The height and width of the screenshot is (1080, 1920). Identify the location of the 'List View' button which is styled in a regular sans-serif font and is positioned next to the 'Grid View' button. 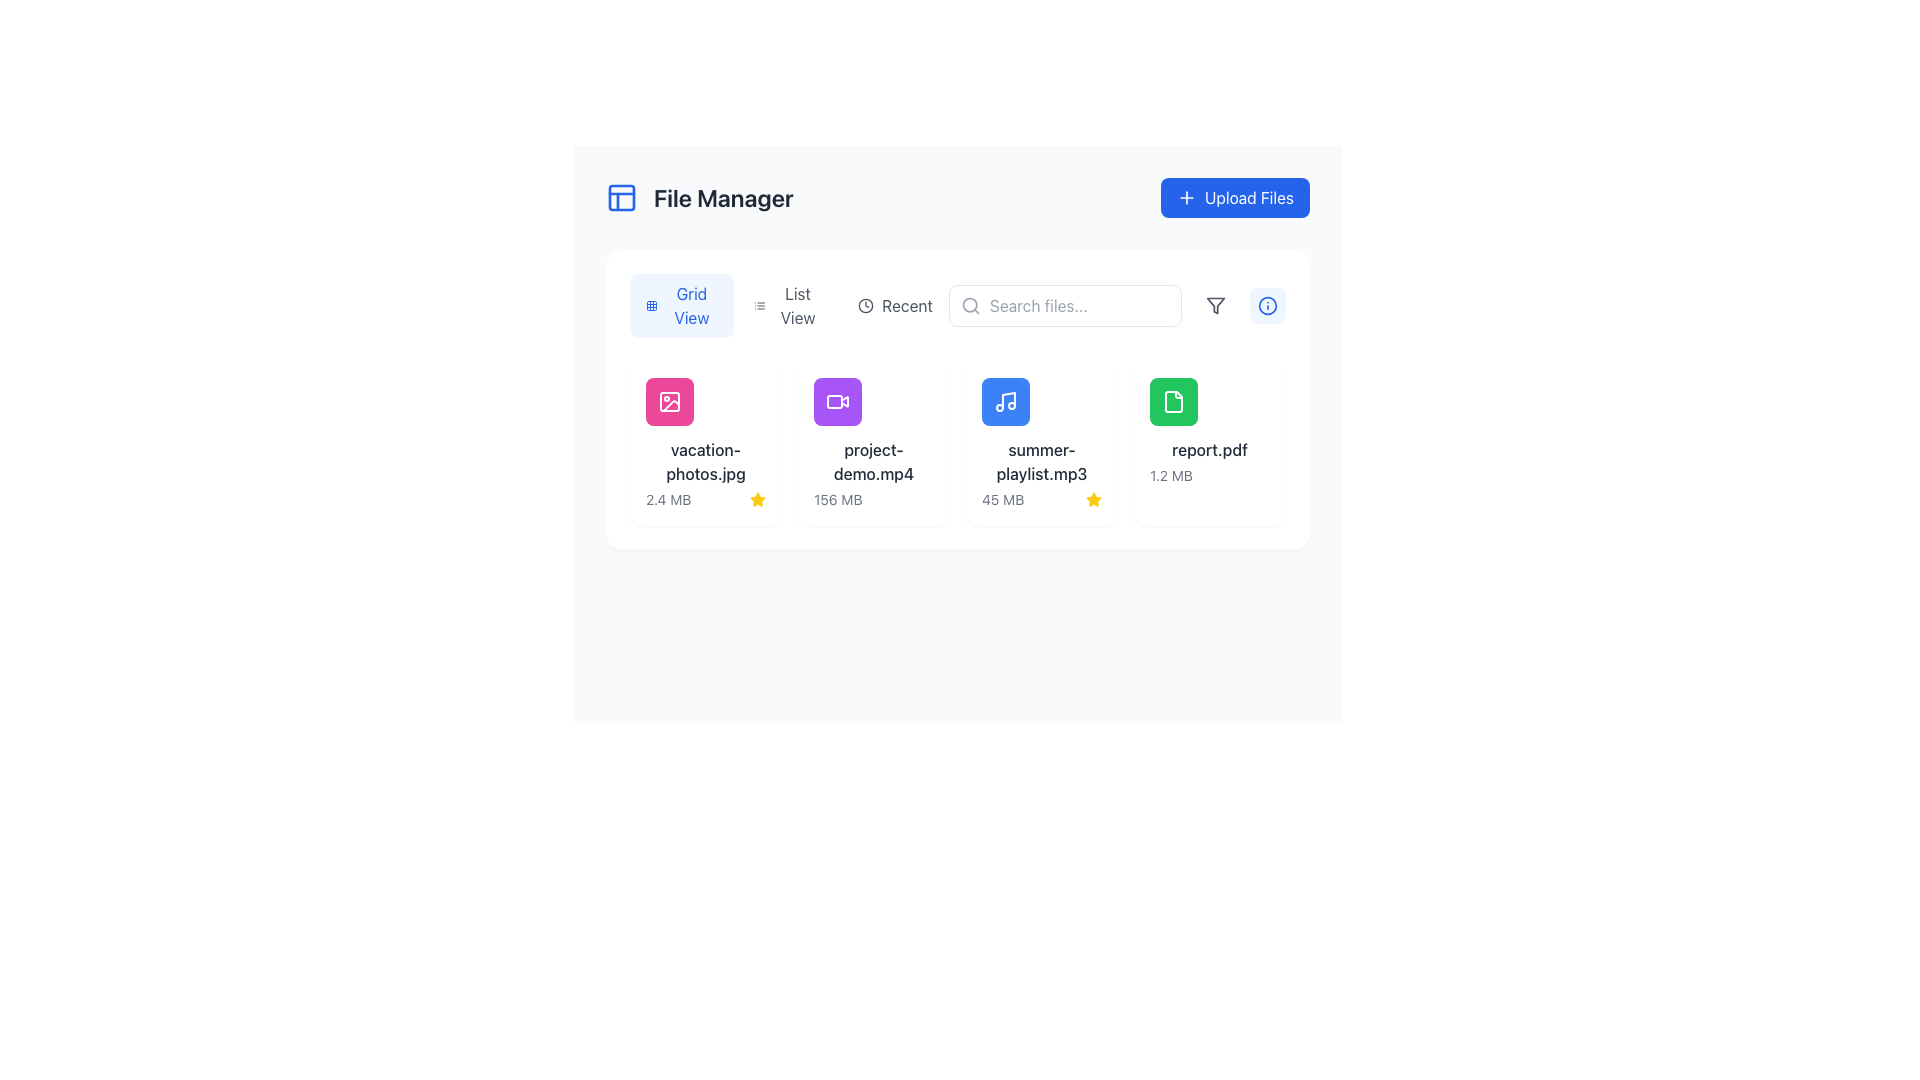
(797, 305).